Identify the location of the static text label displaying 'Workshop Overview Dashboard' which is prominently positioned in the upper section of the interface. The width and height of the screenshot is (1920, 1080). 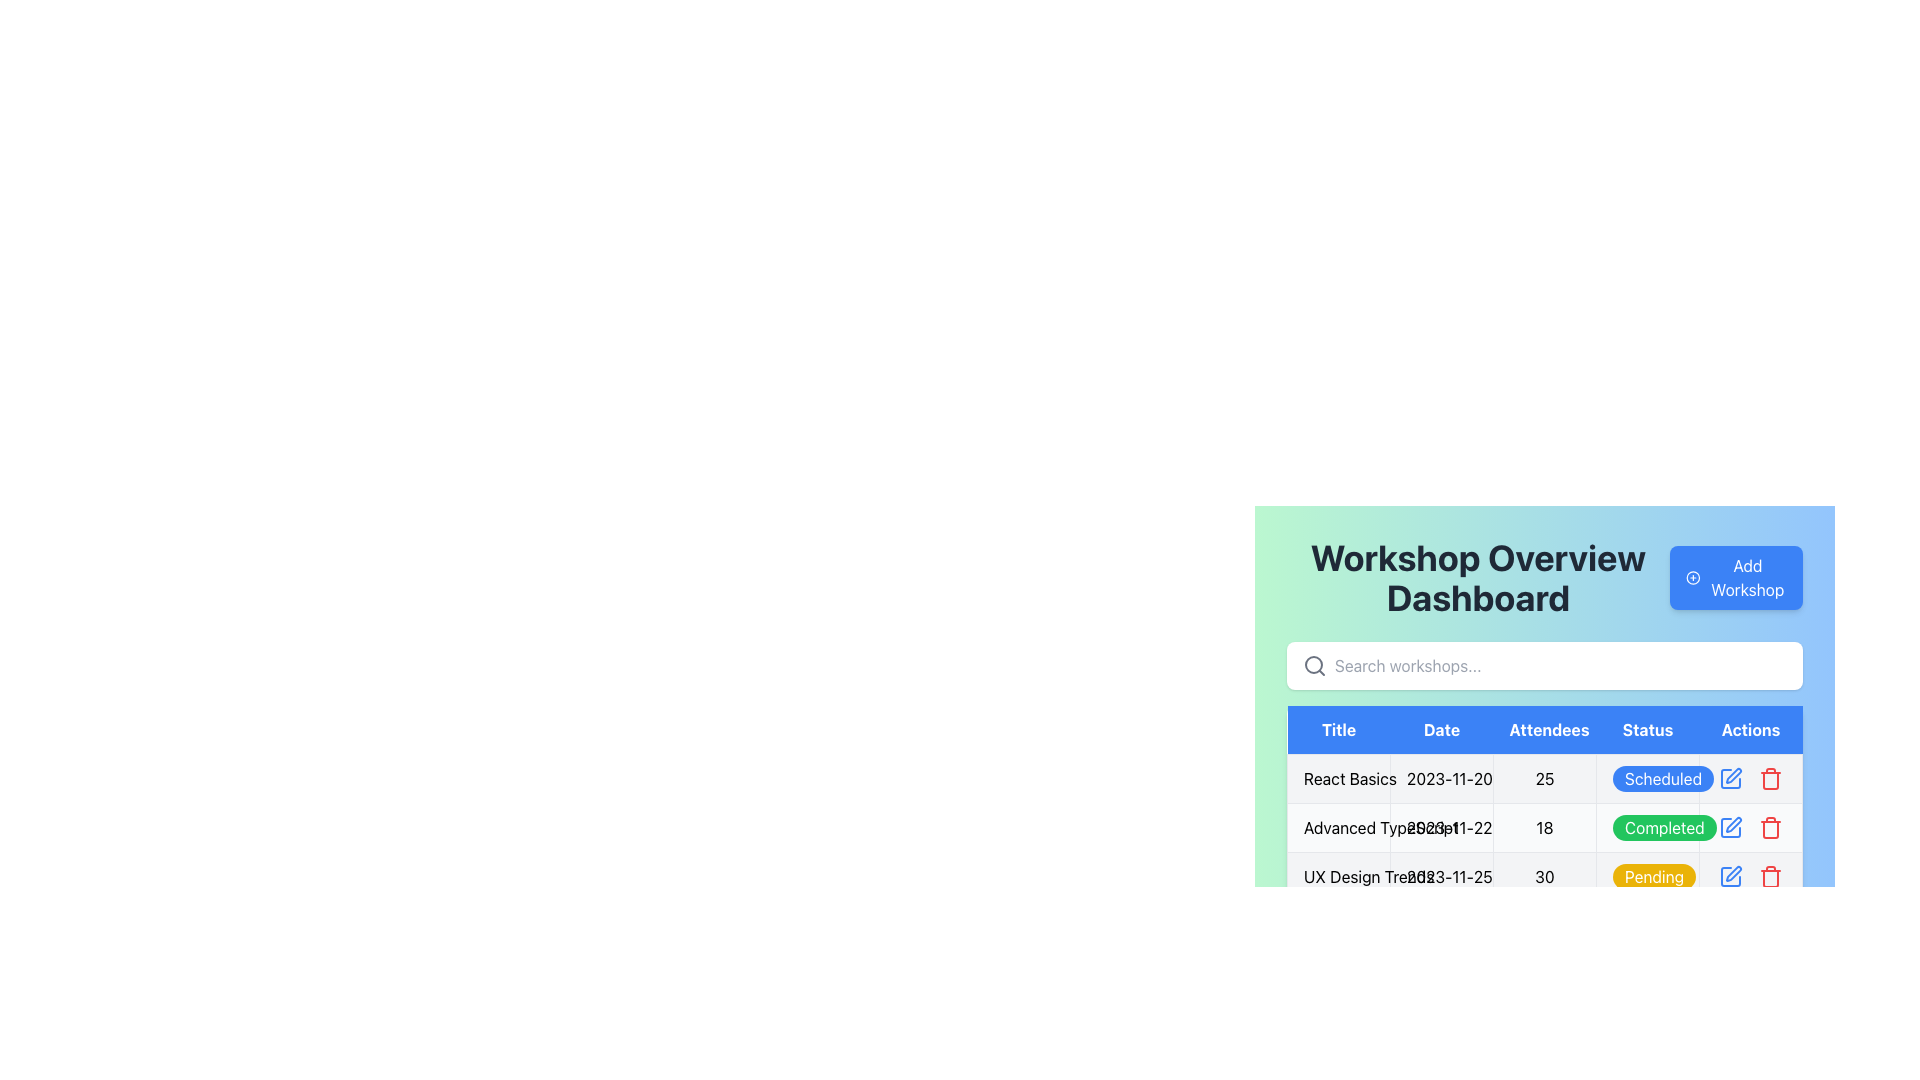
(1478, 578).